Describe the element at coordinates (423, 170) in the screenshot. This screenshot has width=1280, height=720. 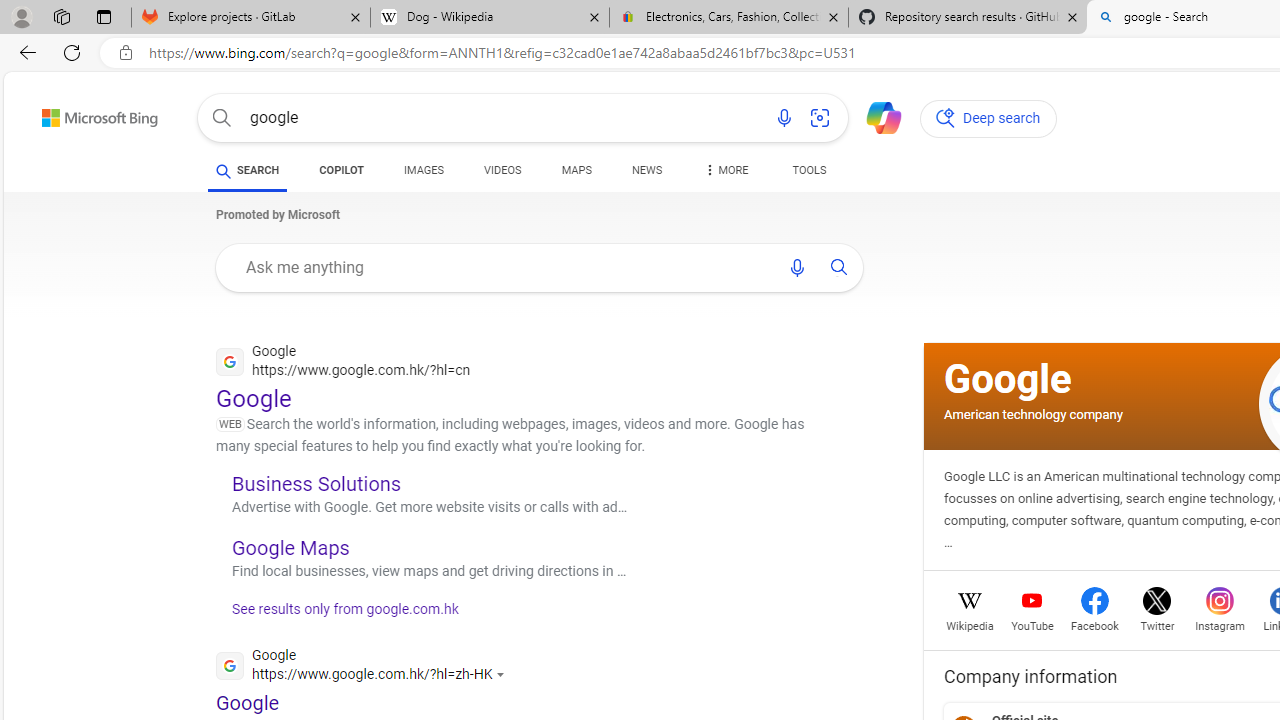
I see `'IMAGES'` at that location.